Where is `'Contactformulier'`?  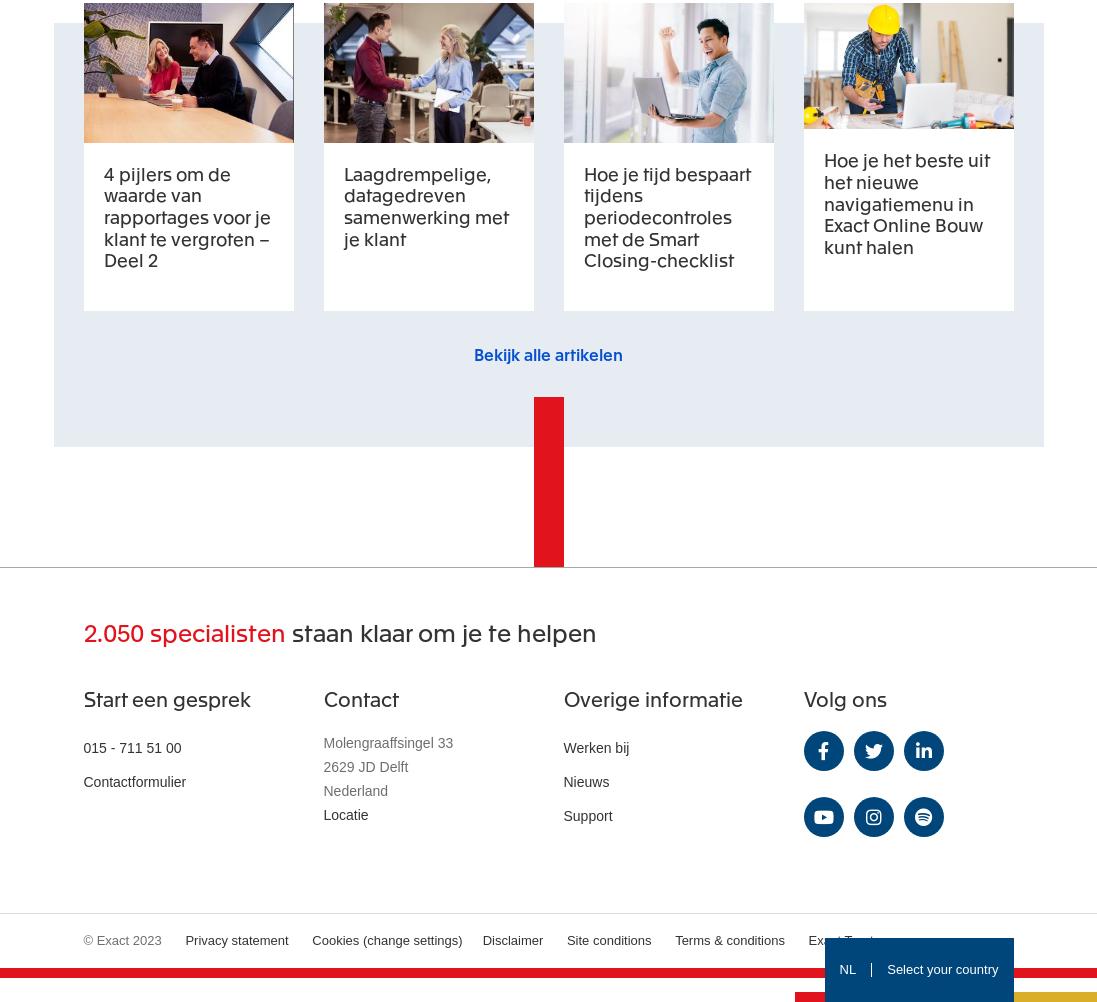
'Contactformulier' is located at coordinates (82, 779).